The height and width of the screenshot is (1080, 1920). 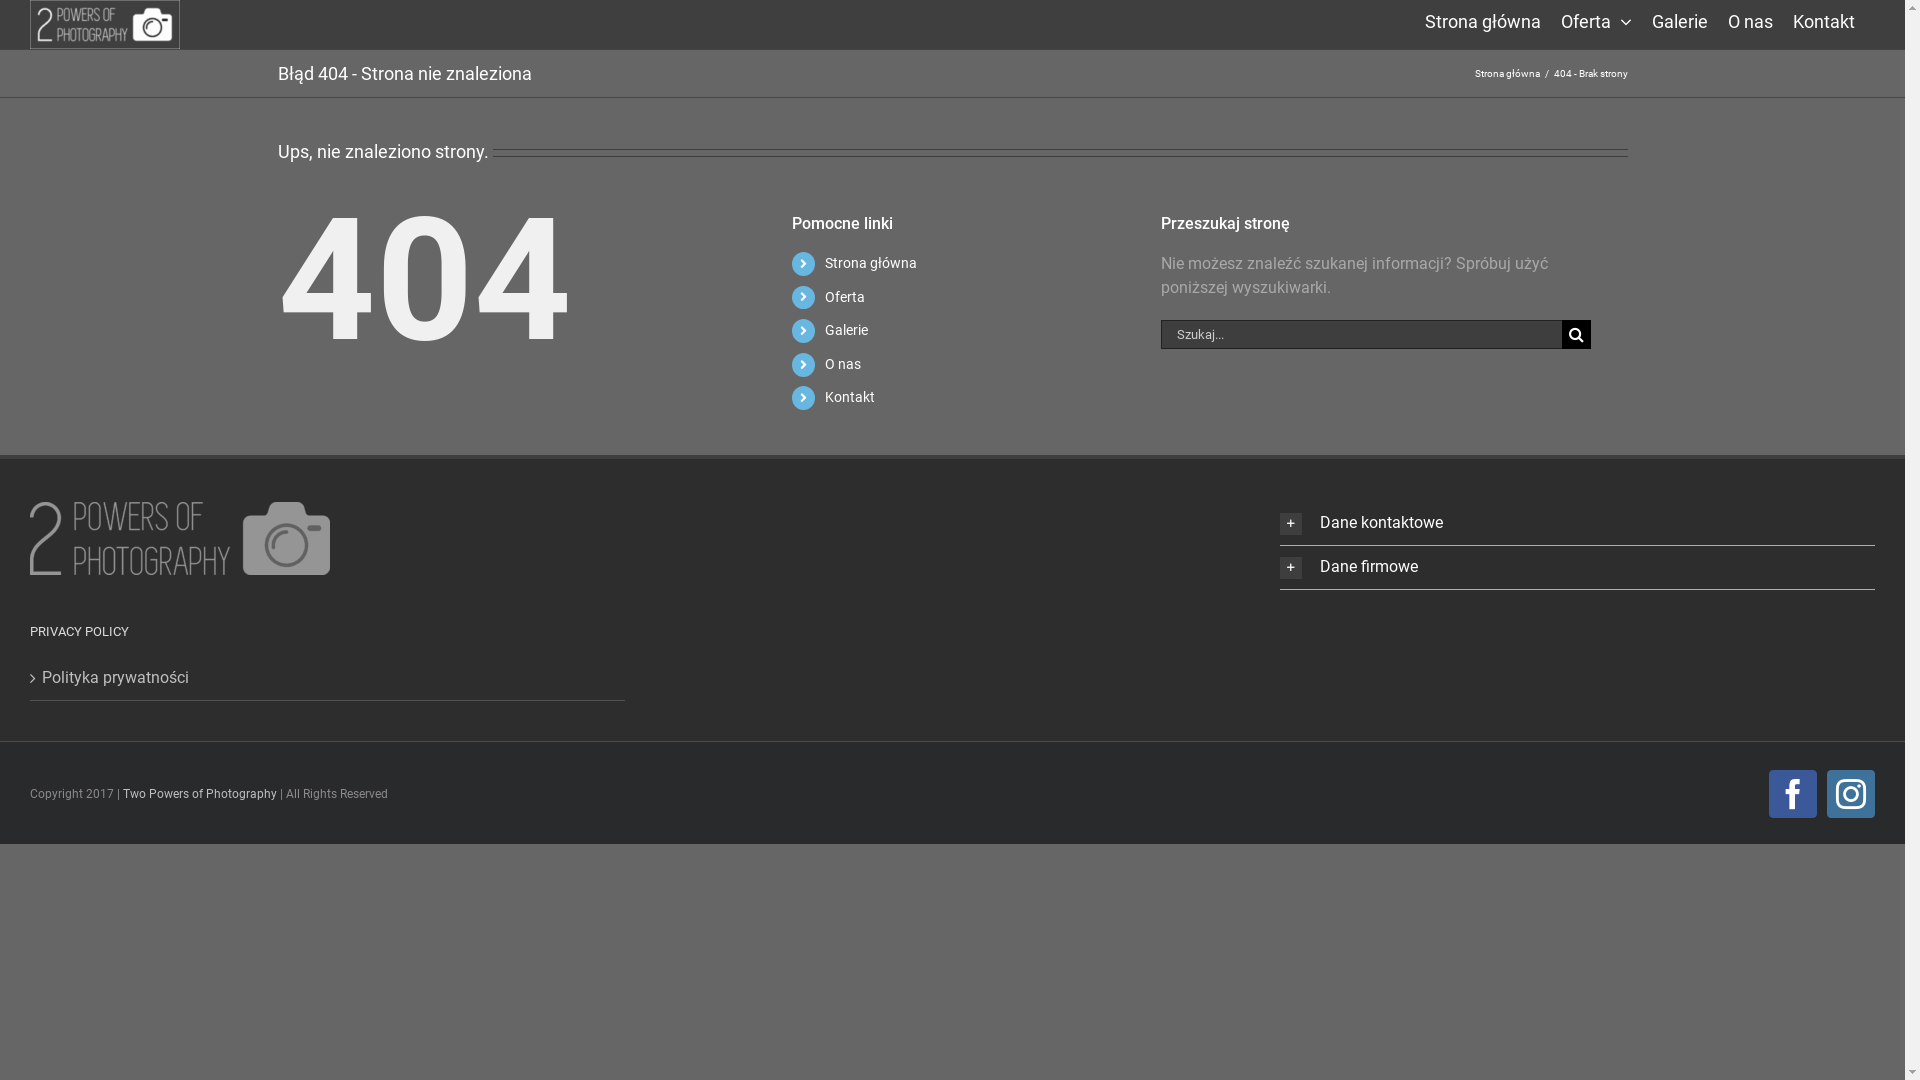 I want to click on 'Dane firmowe', so click(x=1576, y=567).